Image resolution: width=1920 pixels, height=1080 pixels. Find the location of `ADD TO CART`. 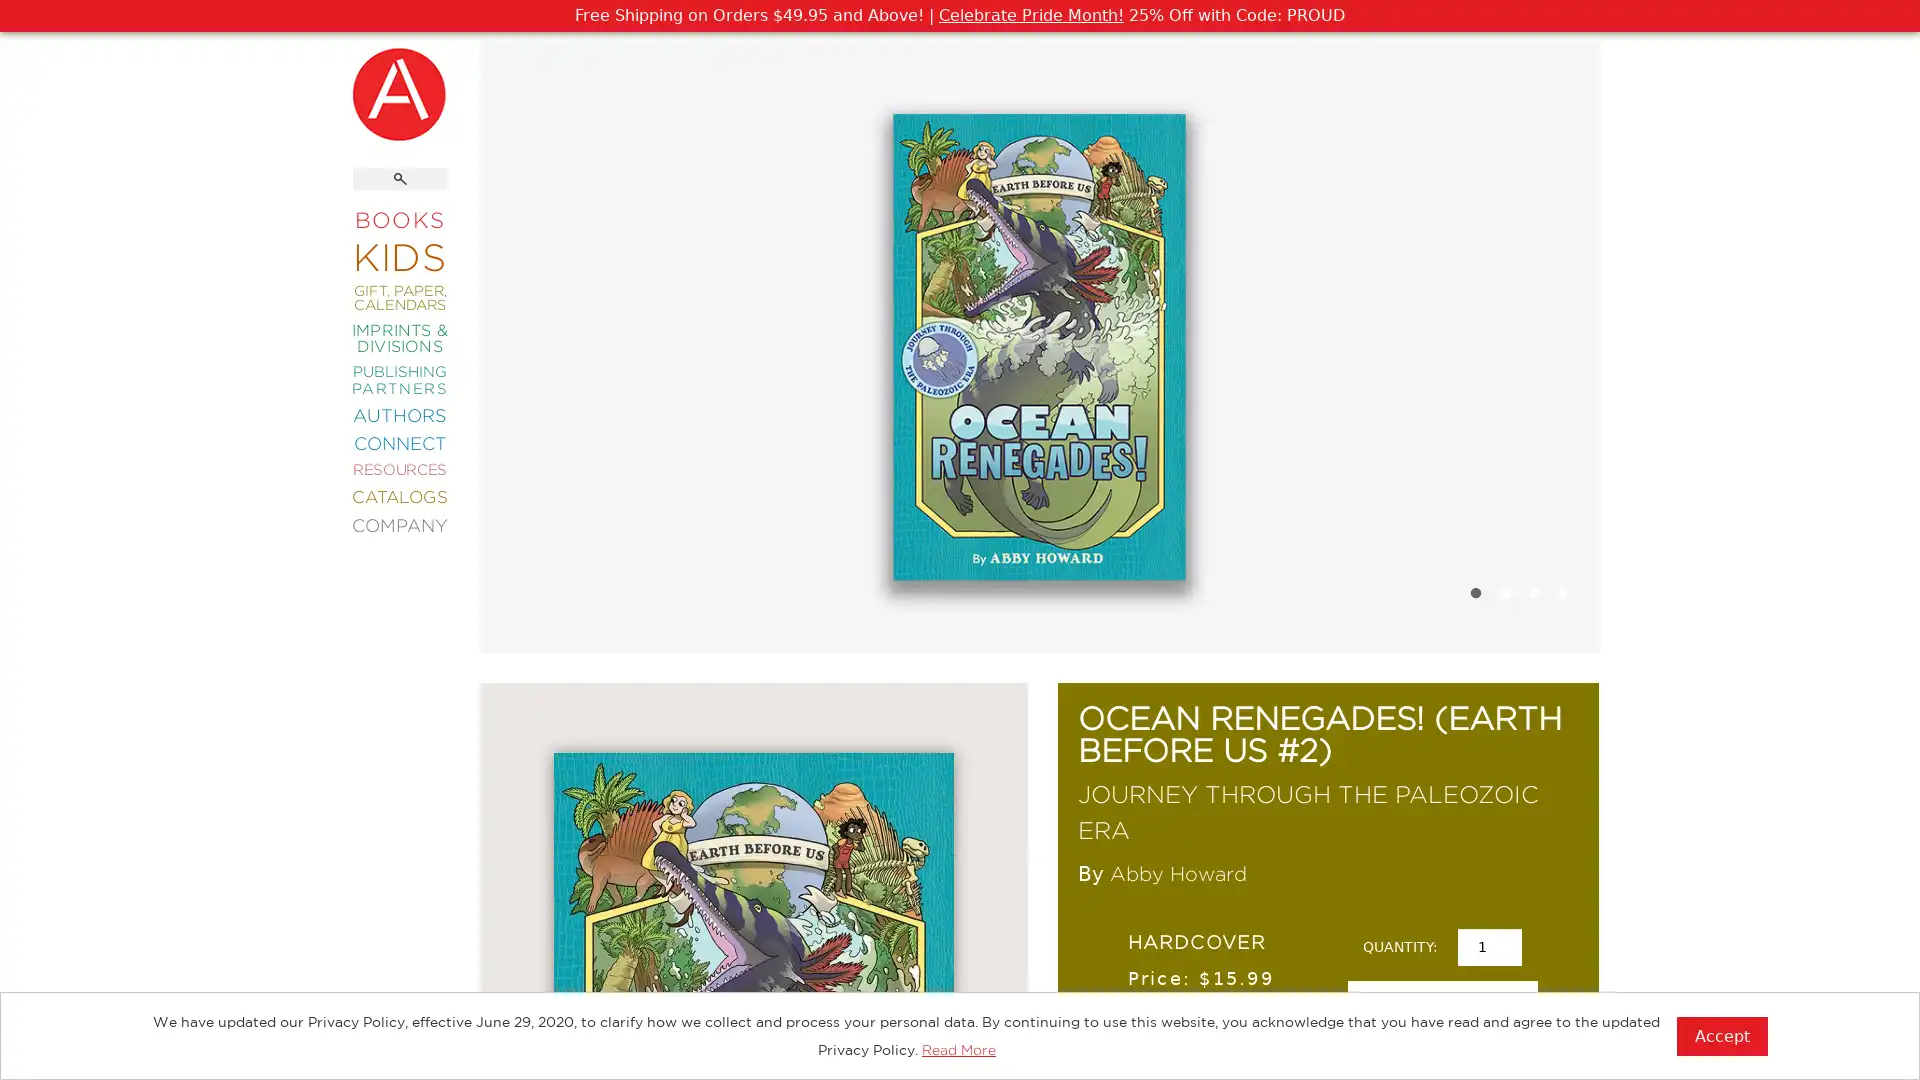

ADD TO CART is located at coordinates (1441, 1010).